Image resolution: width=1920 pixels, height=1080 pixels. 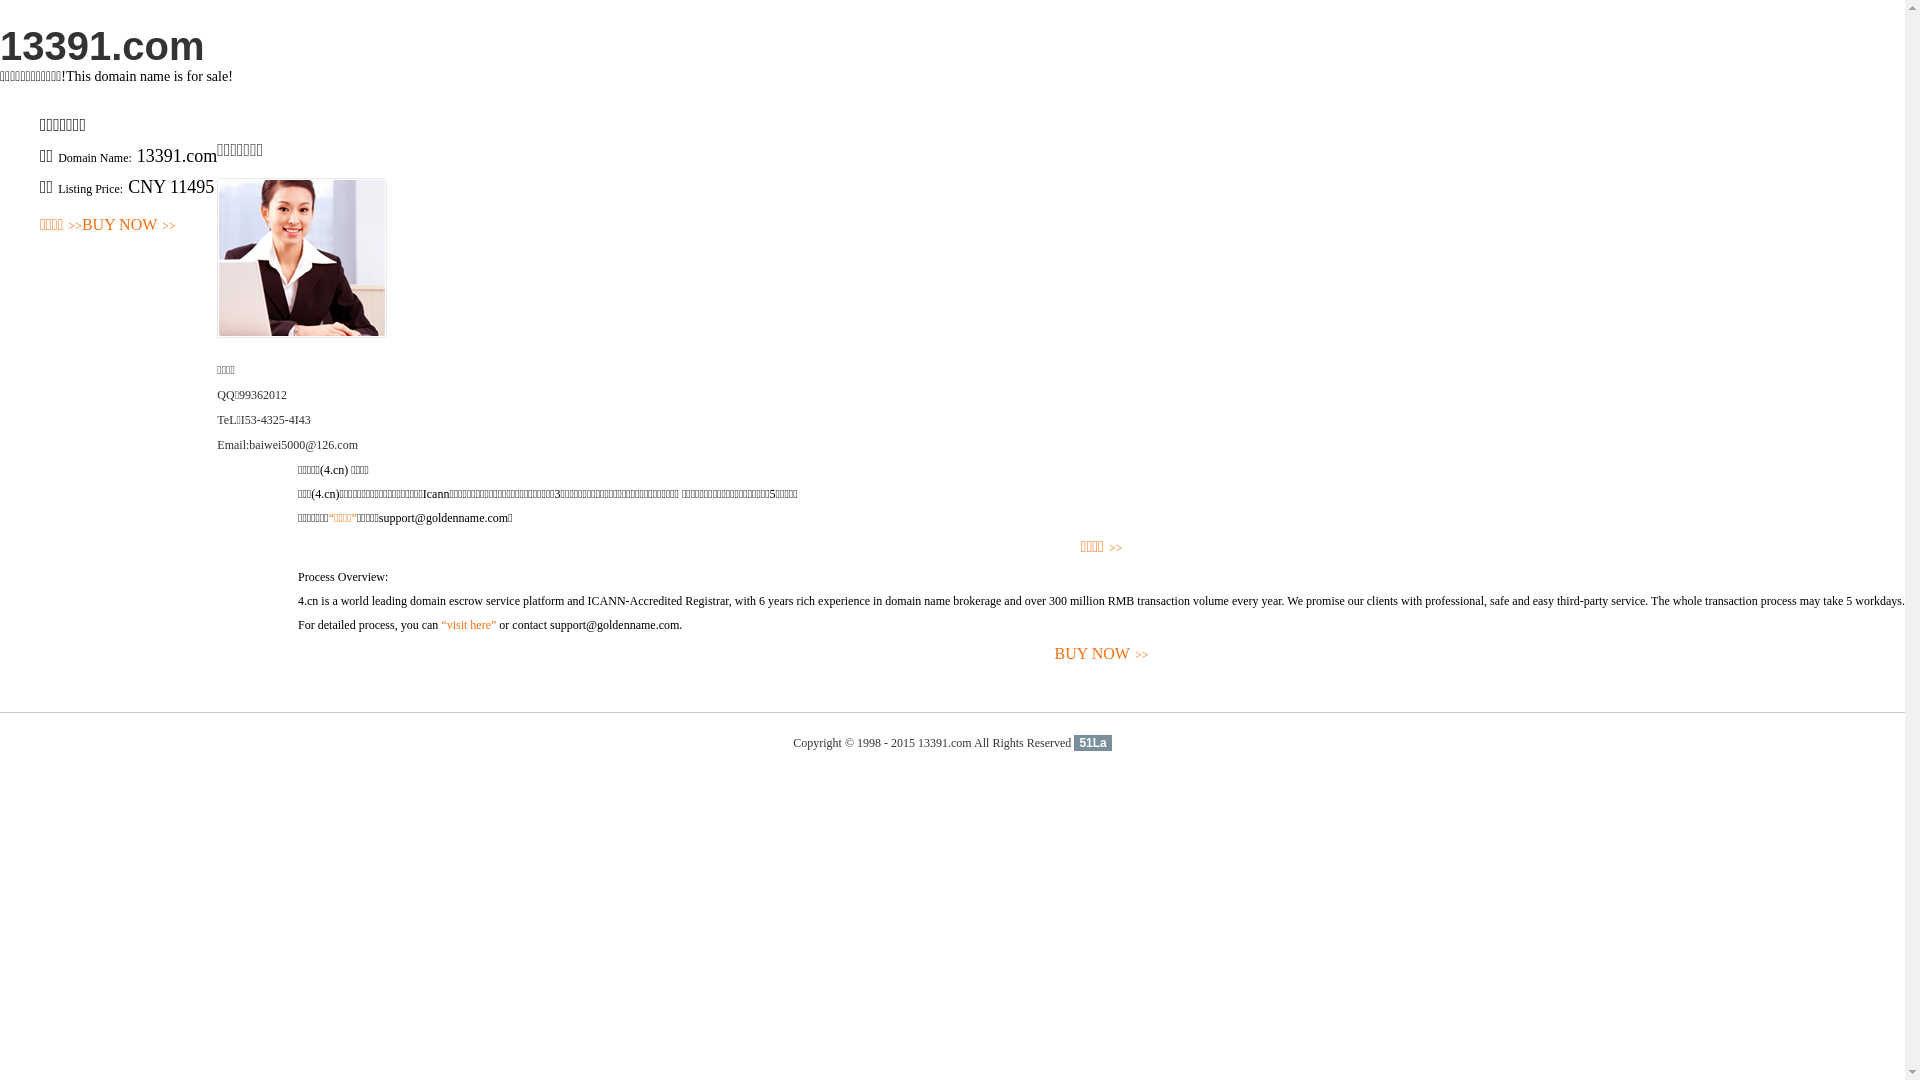 I want to click on 'BUY NOW>>', so click(x=1100, y=654).